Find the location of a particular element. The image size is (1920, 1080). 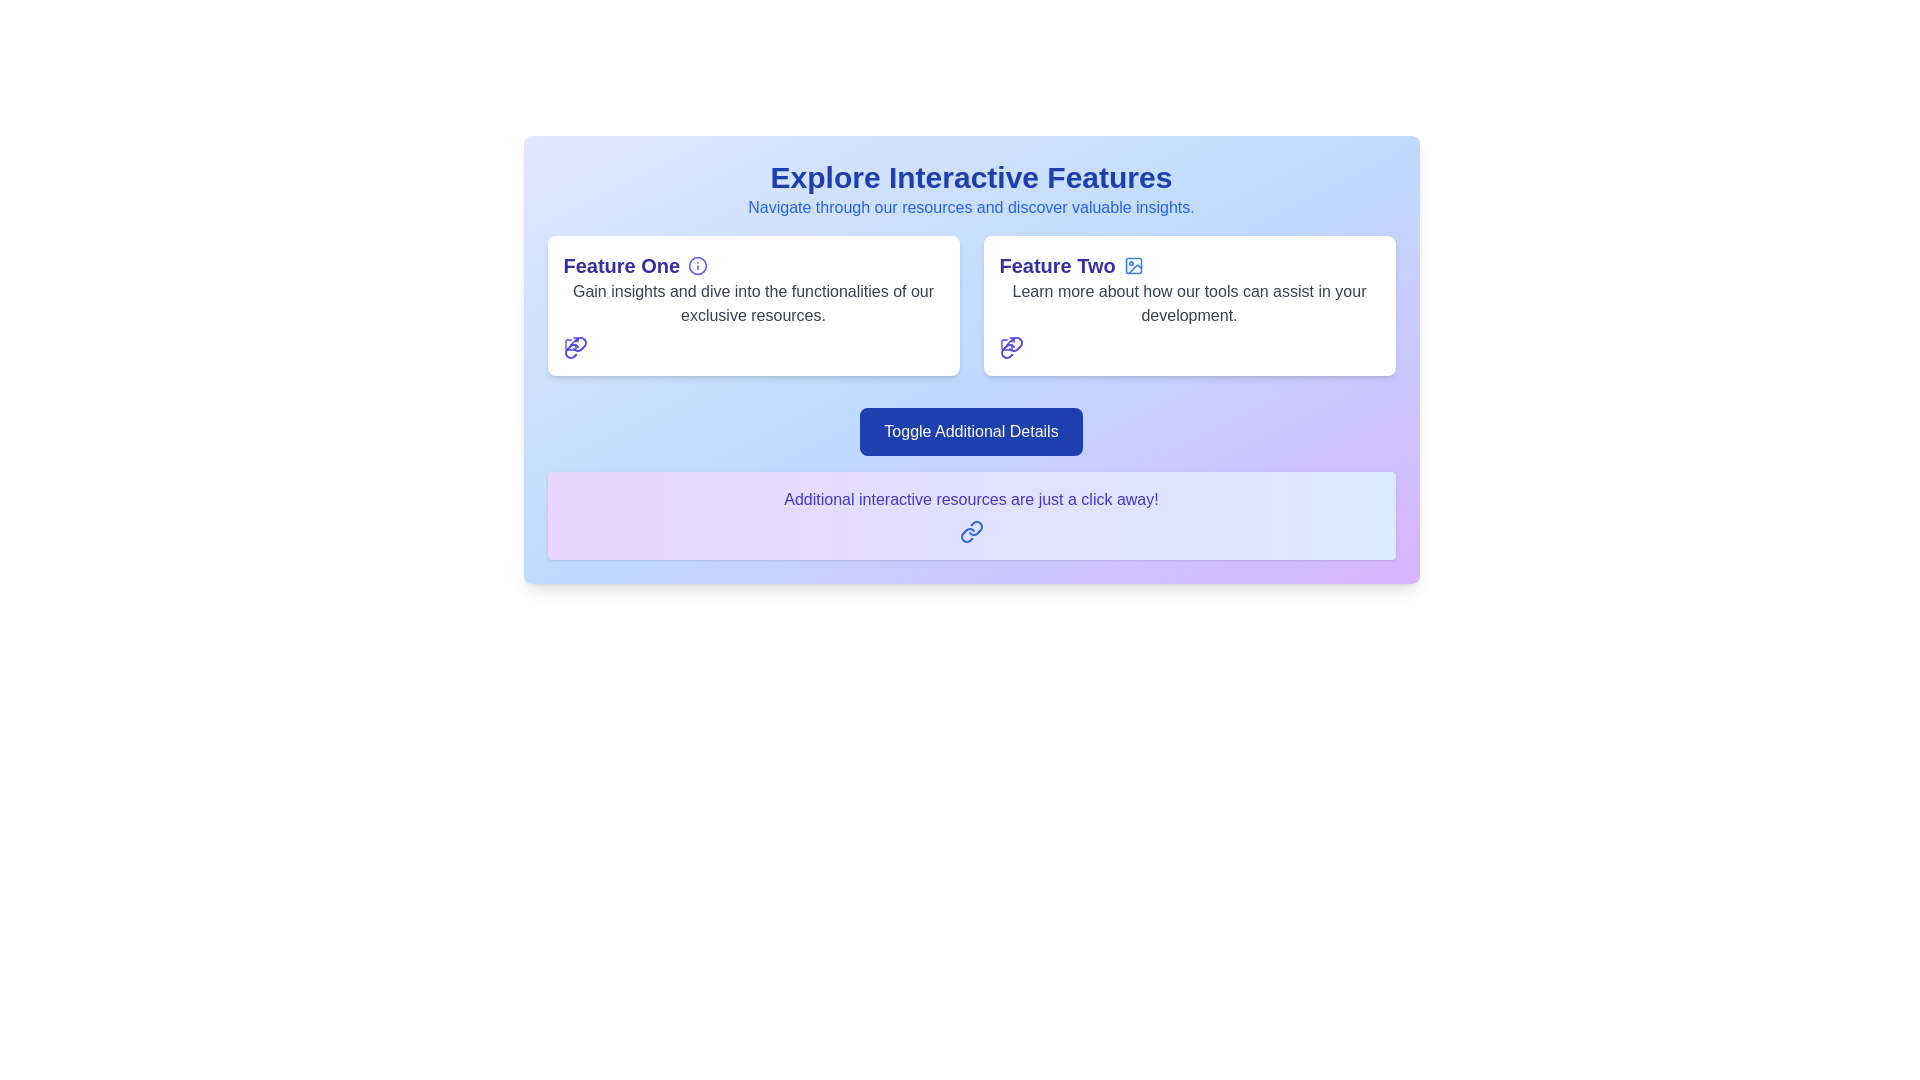

prominently styled header text labeled 'Explore Interactive Features' located at the top of the light-blue section is located at coordinates (971, 176).